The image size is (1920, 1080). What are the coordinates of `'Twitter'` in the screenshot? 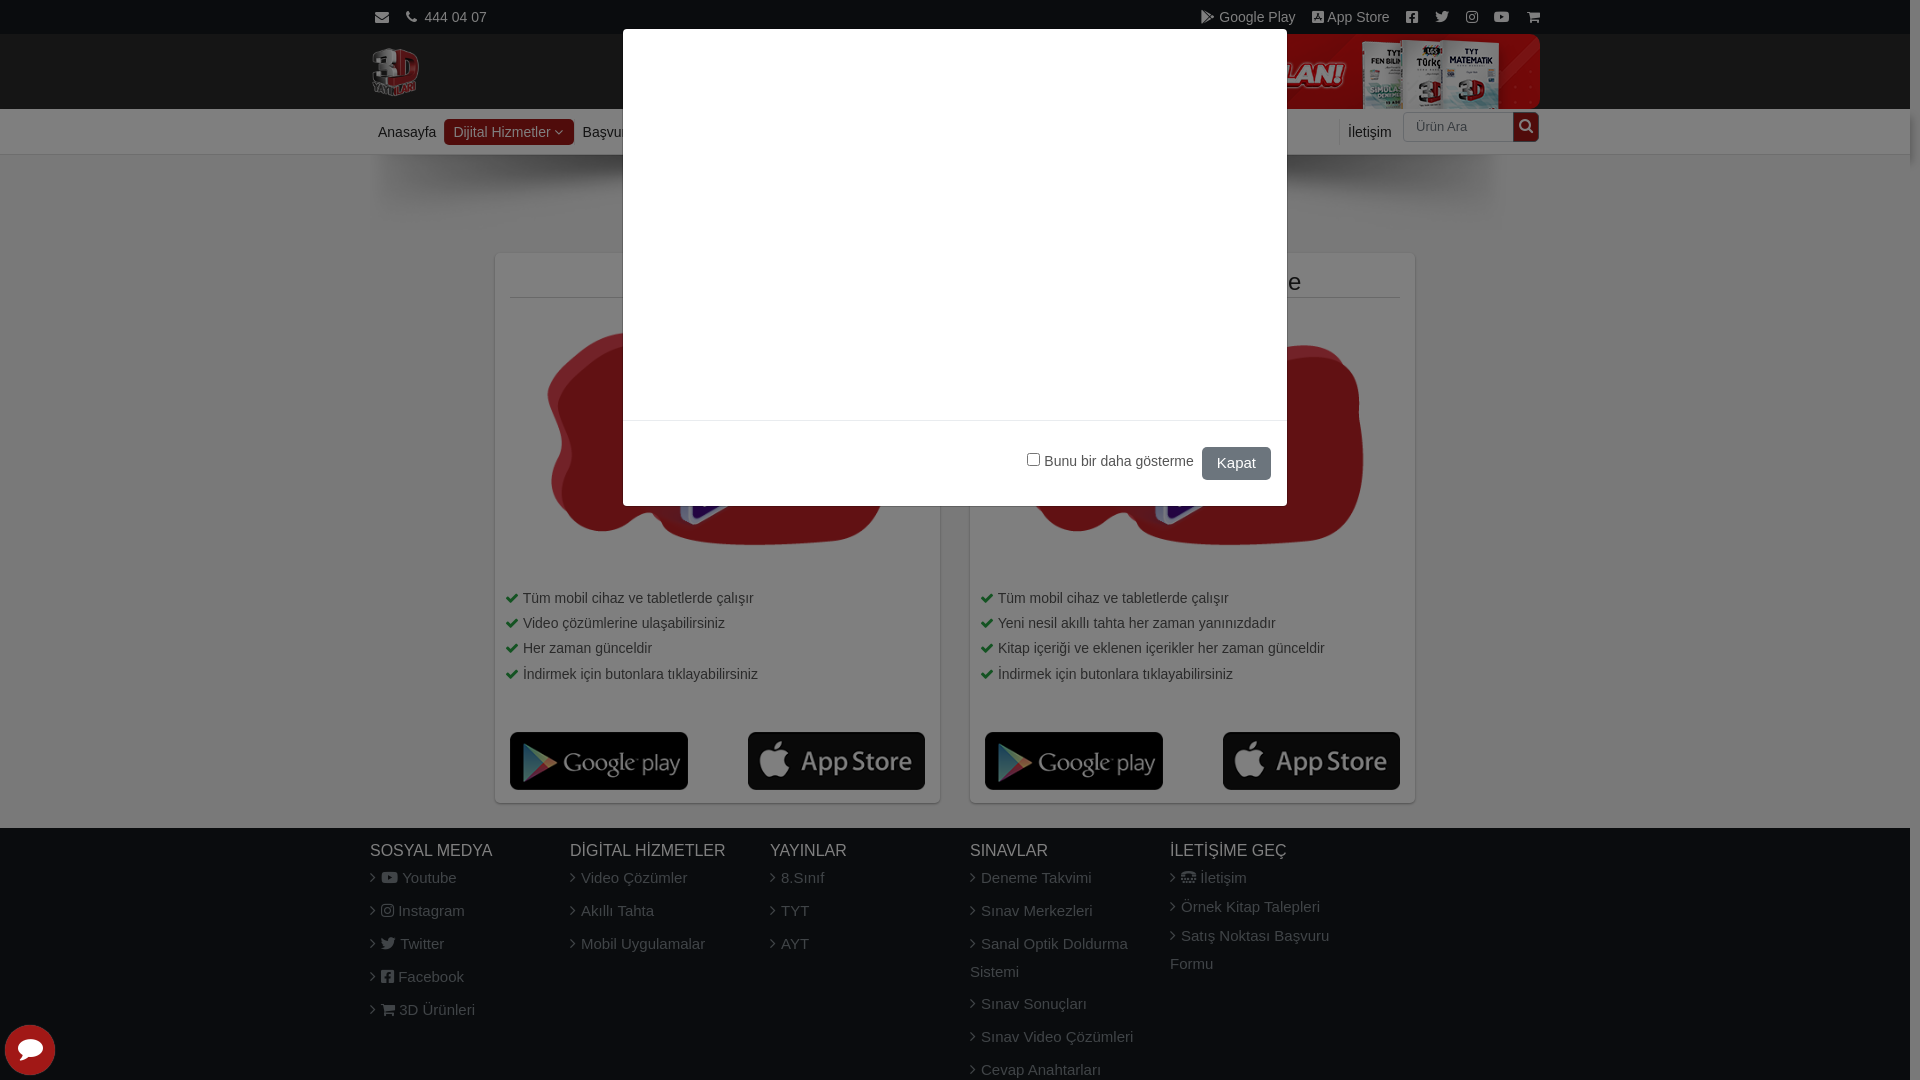 It's located at (406, 943).